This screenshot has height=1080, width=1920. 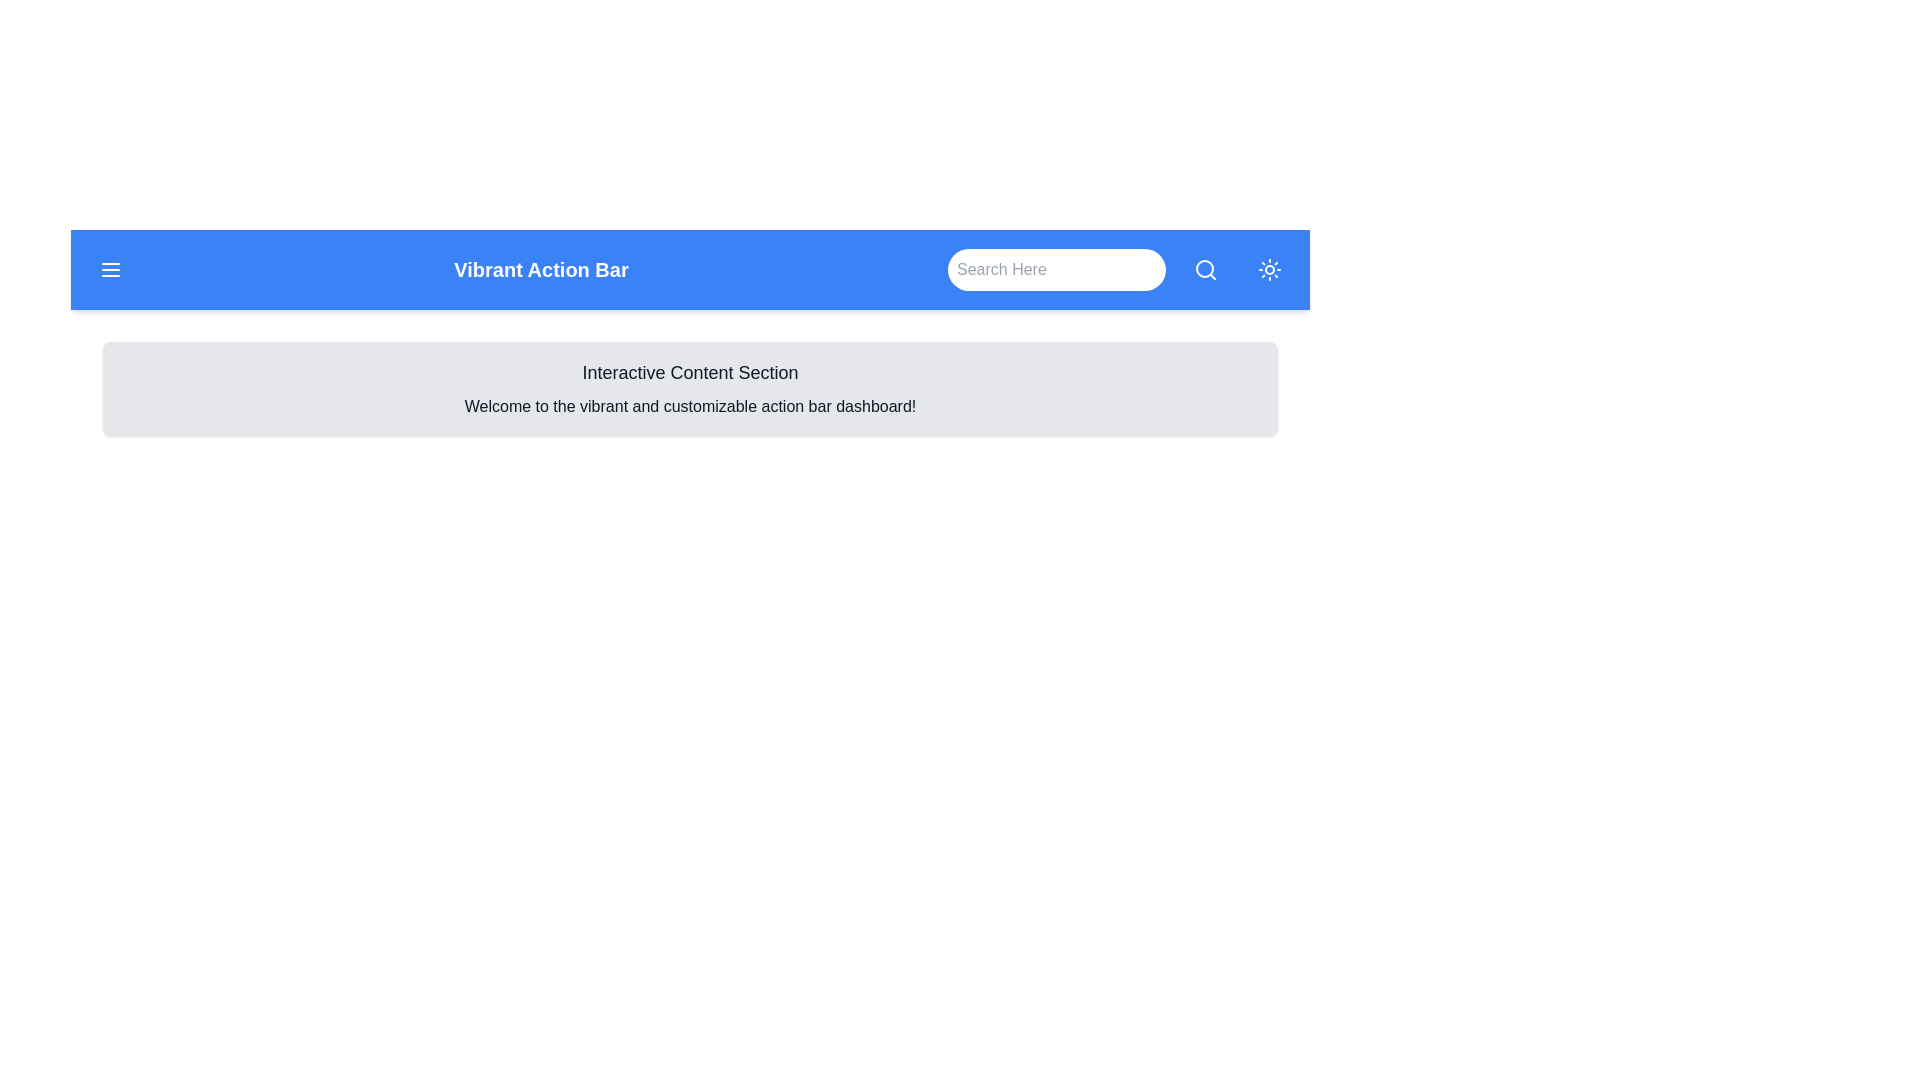 I want to click on the button with the sun icon to toggle the theme, so click(x=1268, y=270).